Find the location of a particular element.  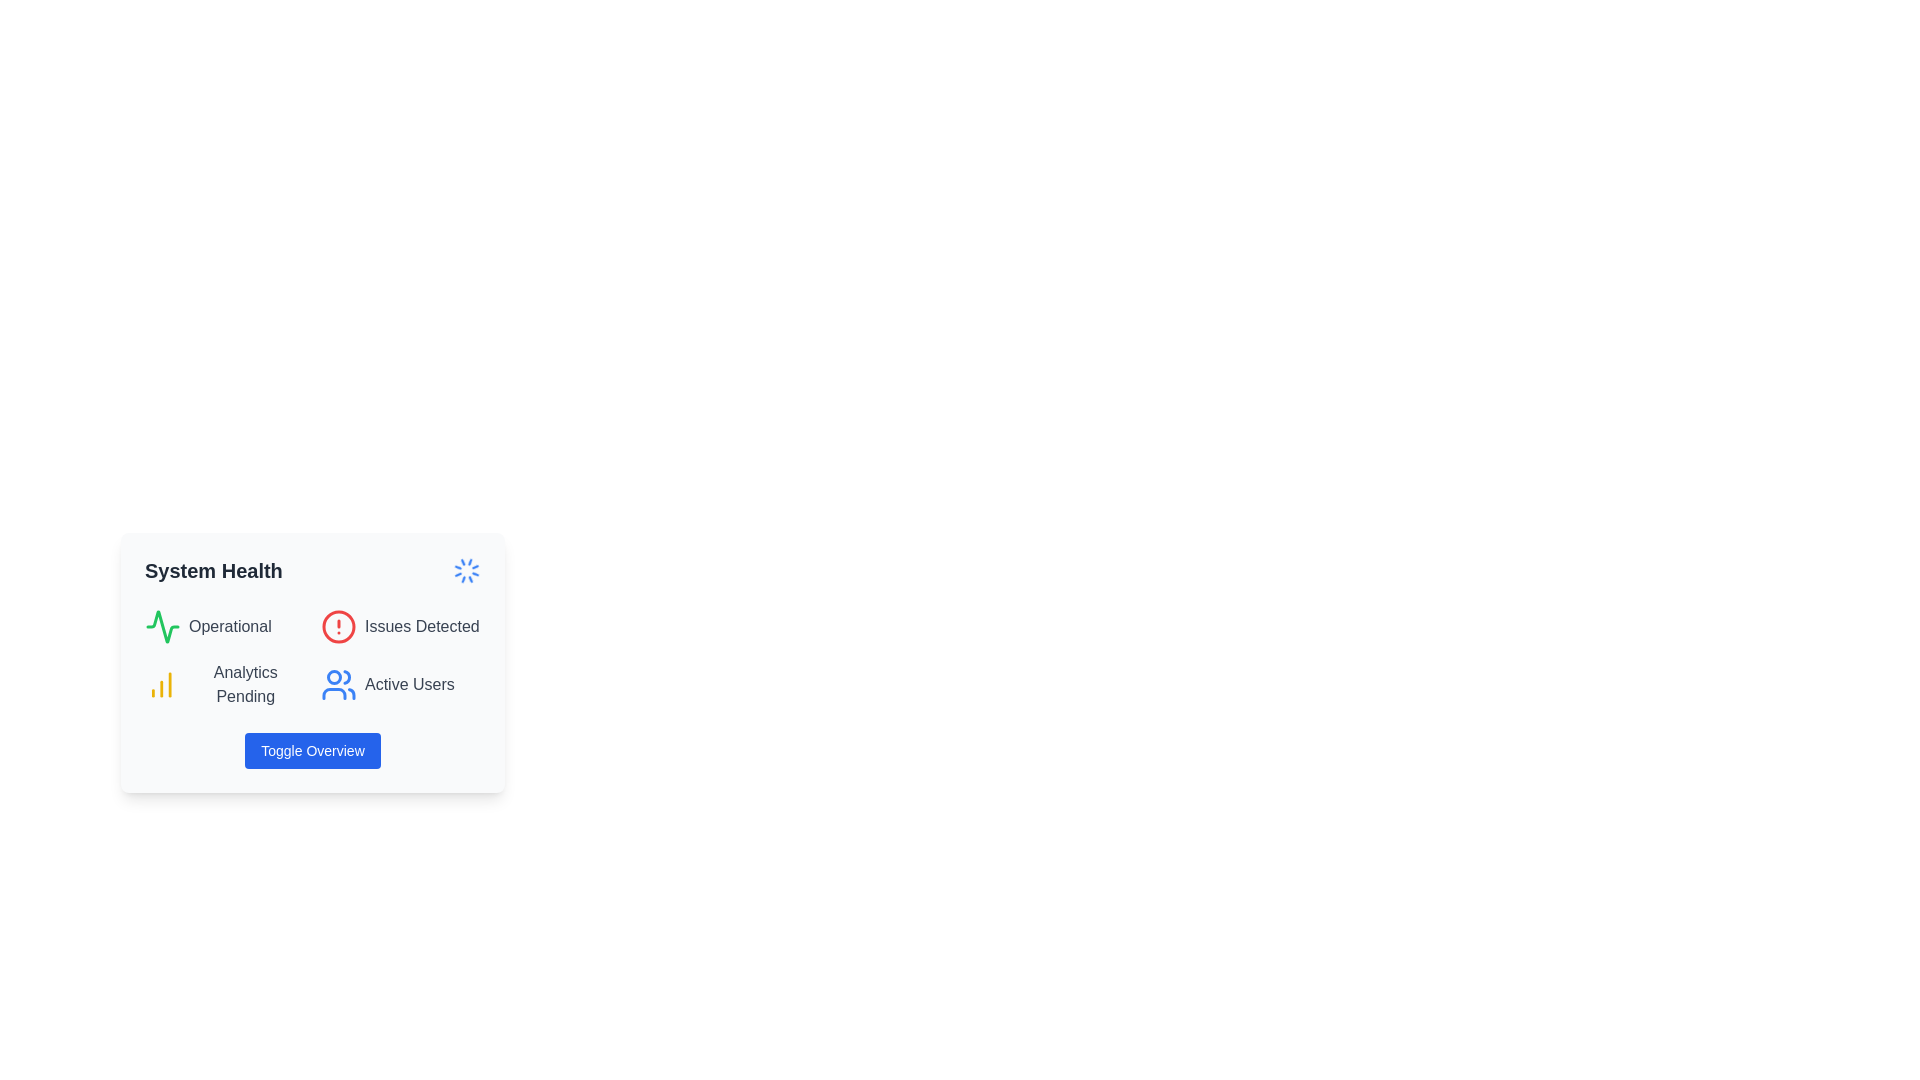

the vertical bar chart icon with three yellow bars, which is positioned to the left of the text 'Analytics Pending' in the bottom-left quadrant of the 'System Health' card is located at coordinates (161, 684).